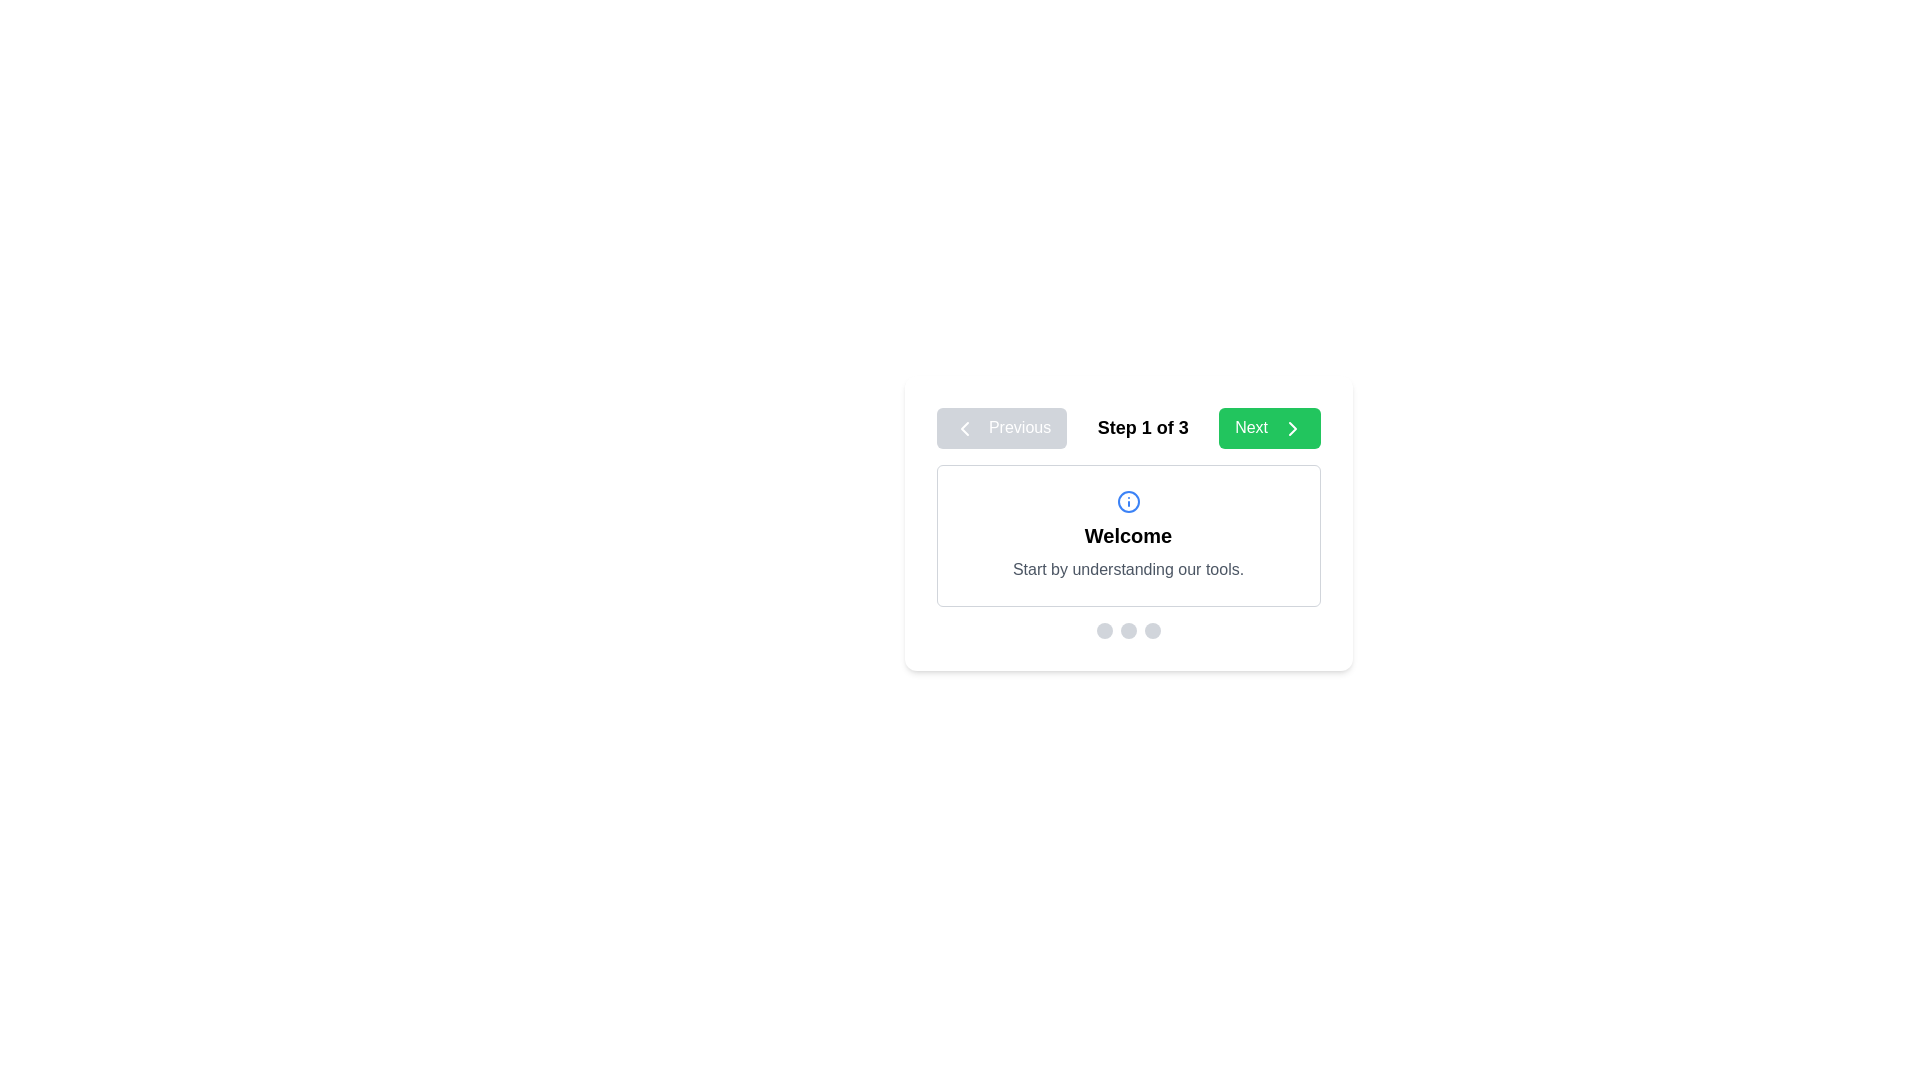 This screenshot has height=1080, width=1920. Describe the element at coordinates (1143, 427) in the screenshot. I see `the static text indicator that shows the user is on the first of three steps in the navigation bar, located centrally between the 'Previous' and 'Next' buttons` at that location.